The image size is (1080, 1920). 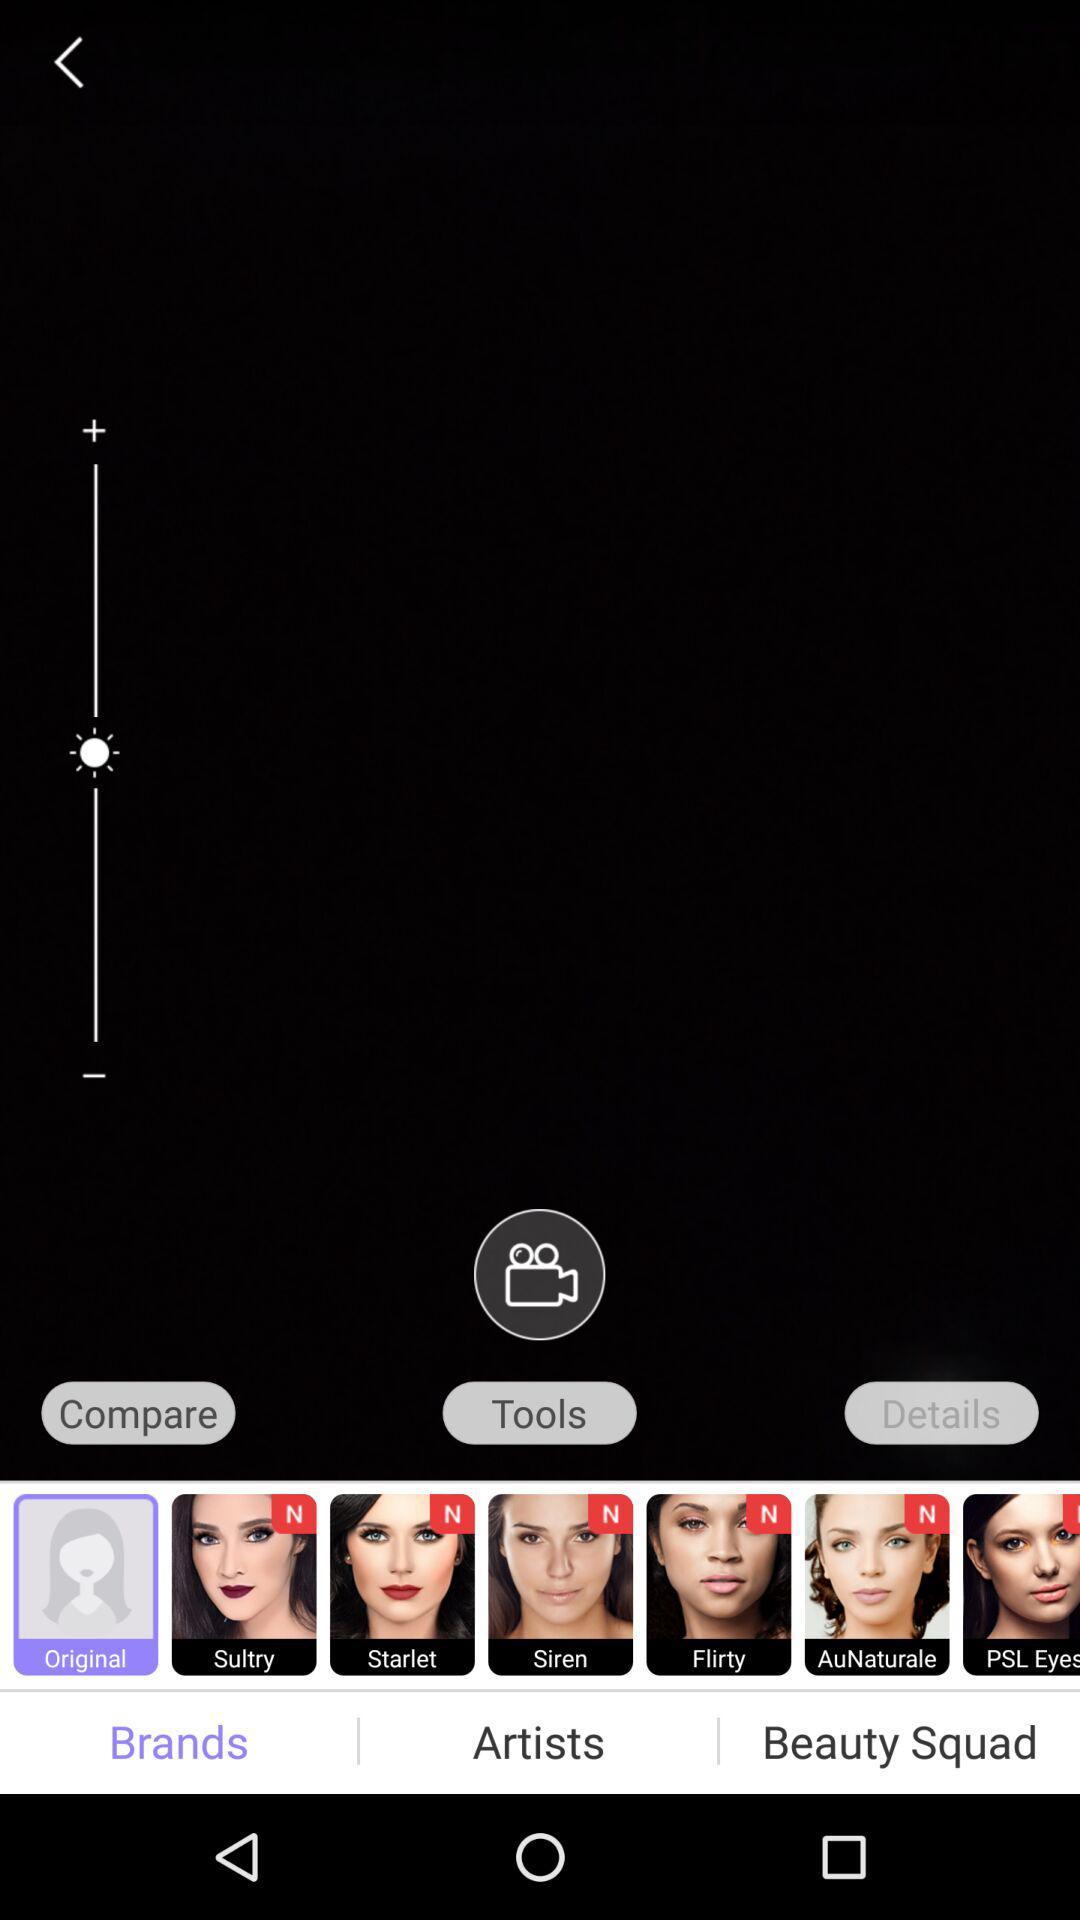 What do you see at coordinates (538, 1363) in the screenshot?
I see `the videocam icon` at bounding box center [538, 1363].